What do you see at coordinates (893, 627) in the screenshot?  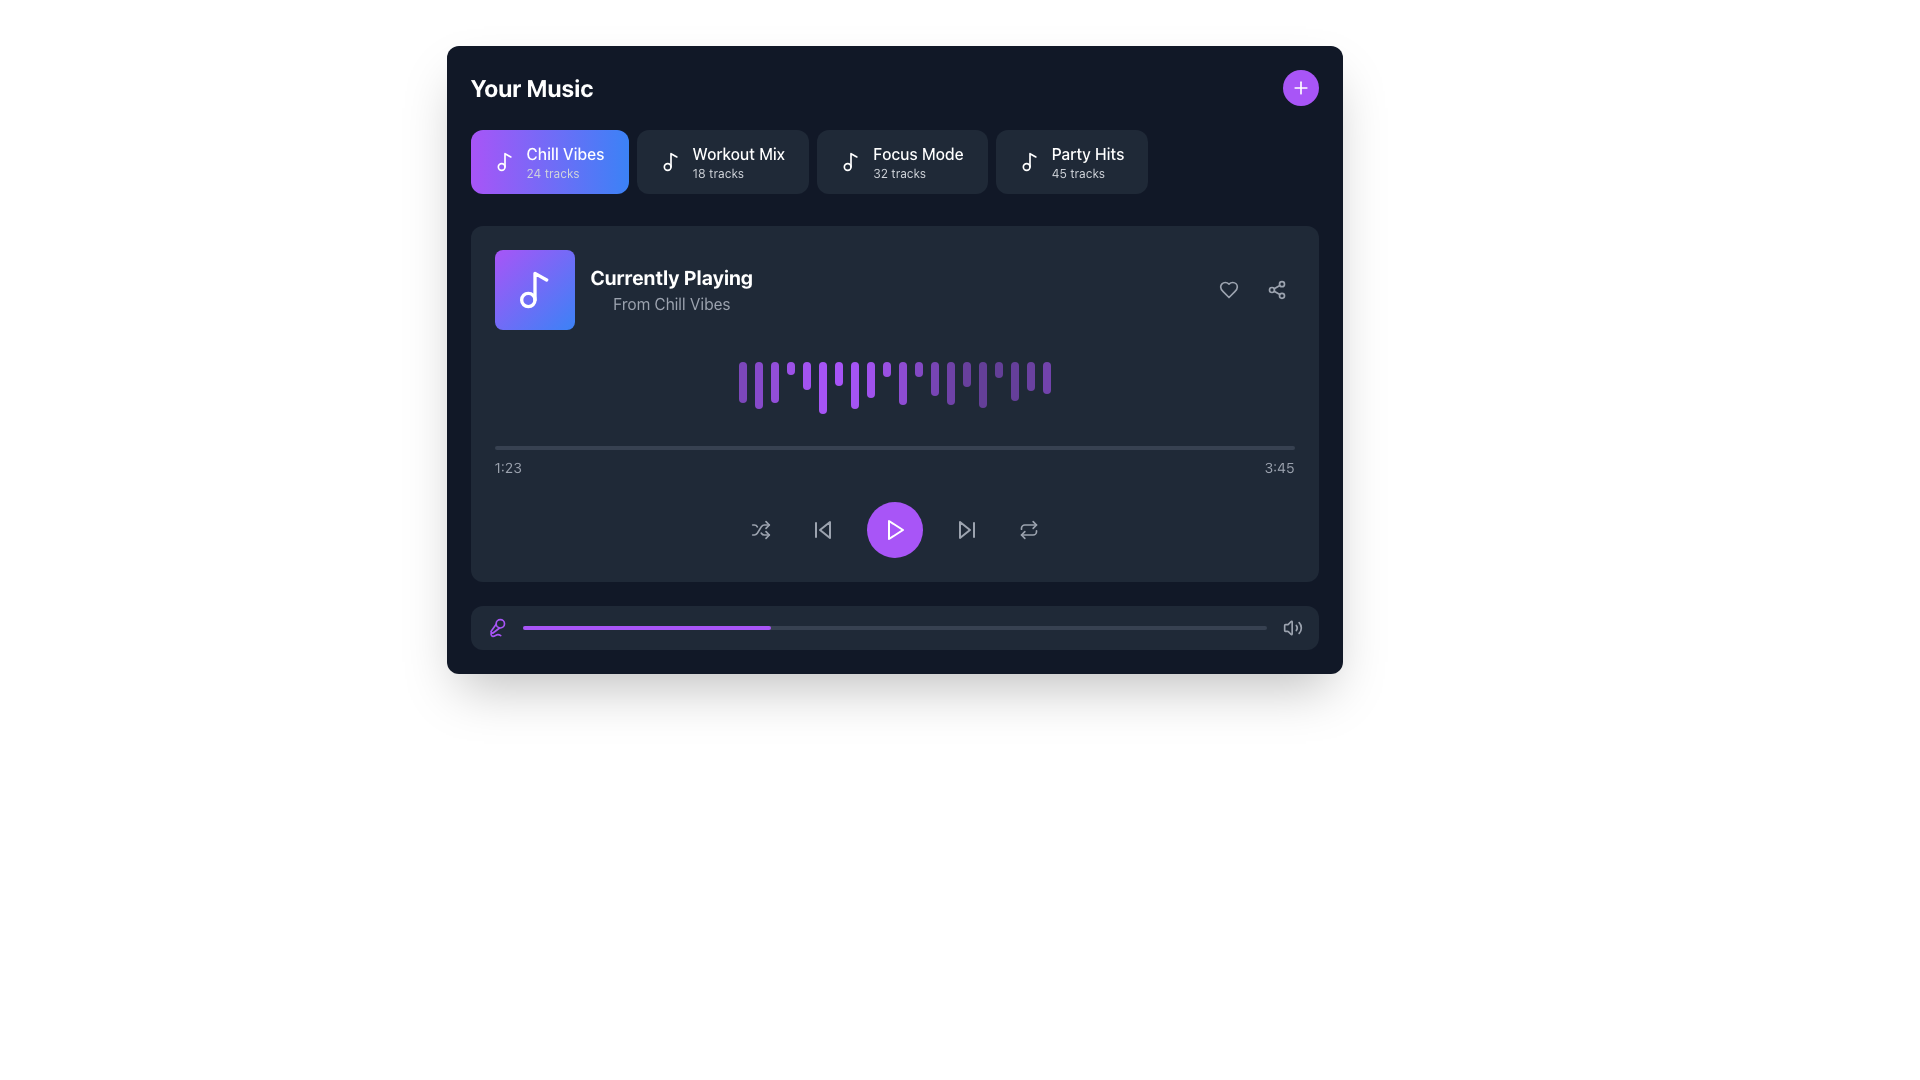 I see `the horizontal progress bar located at the bottom section of the interface, which has a partially filled purple segment and an unfilled gray segment` at bounding box center [893, 627].